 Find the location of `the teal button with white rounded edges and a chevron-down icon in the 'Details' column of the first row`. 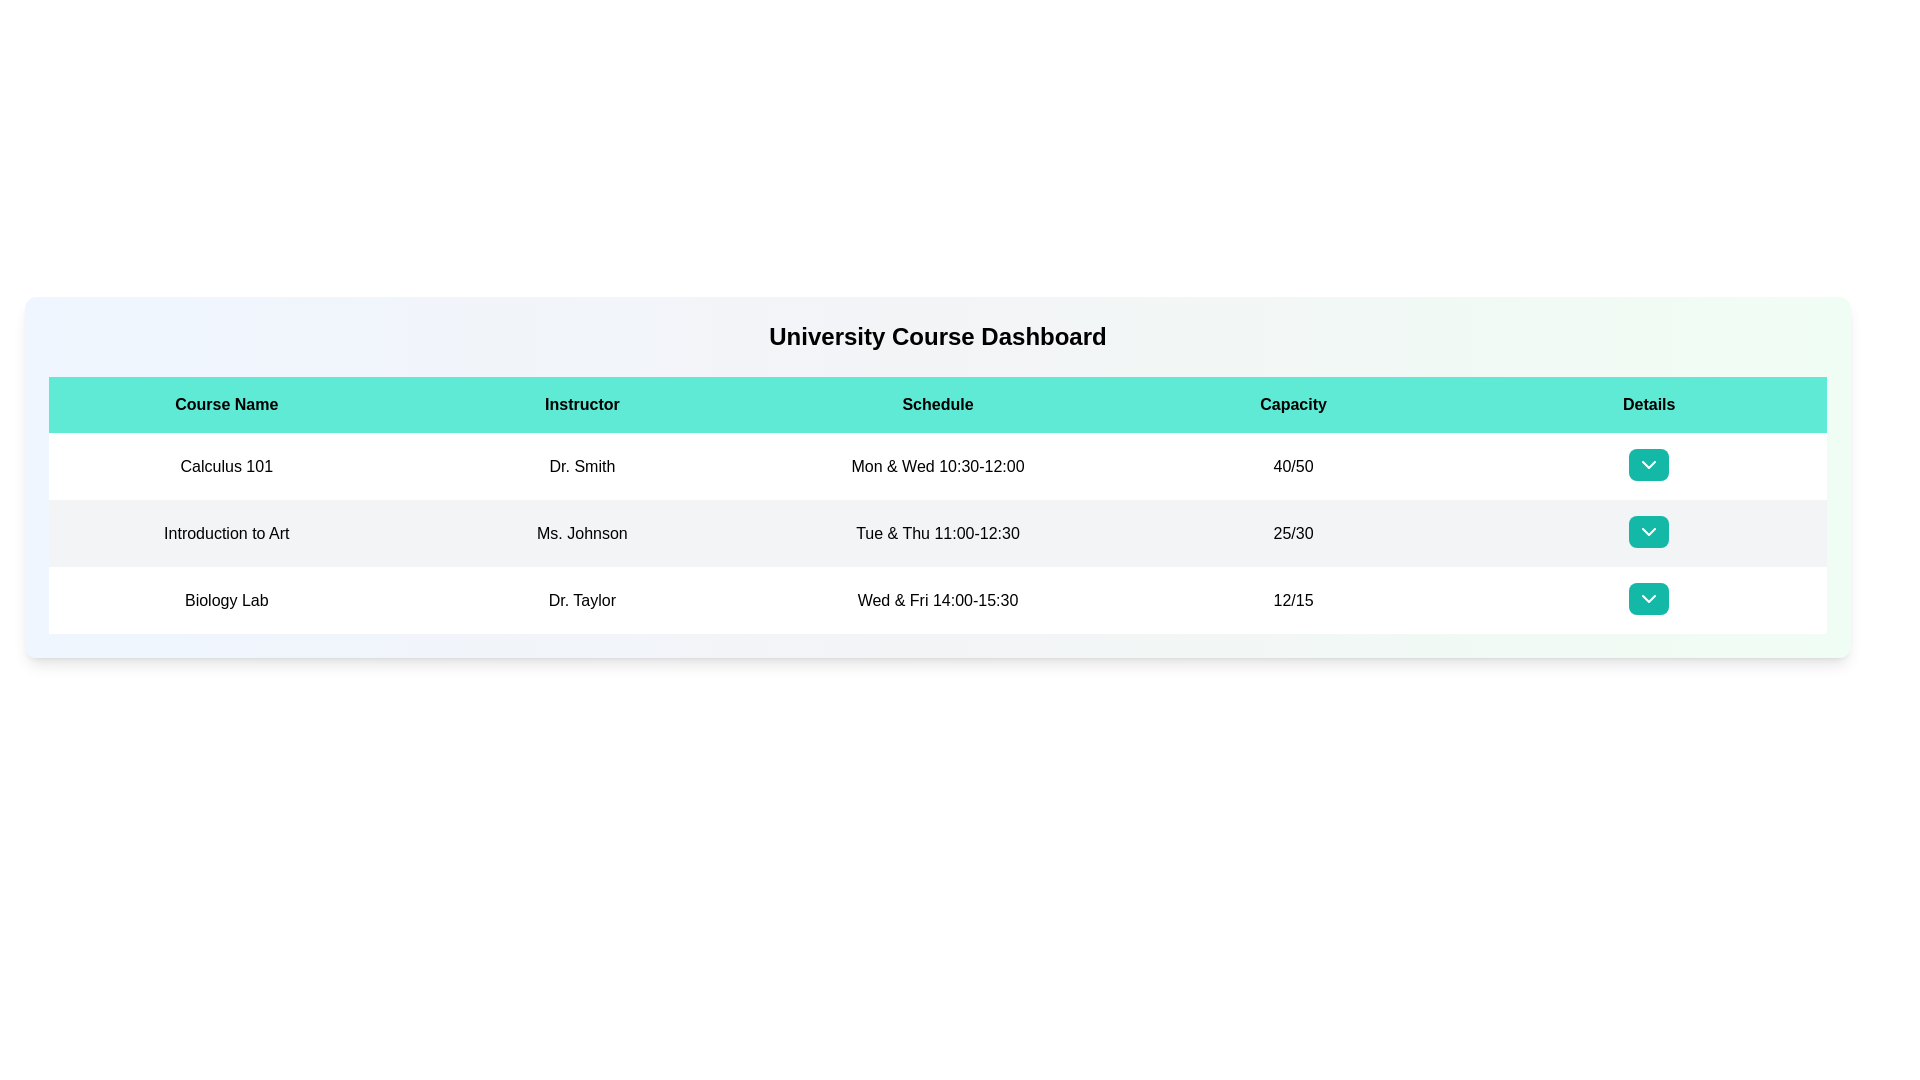

the teal button with white rounded edges and a chevron-down icon in the 'Details' column of the first row is located at coordinates (1649, 465).